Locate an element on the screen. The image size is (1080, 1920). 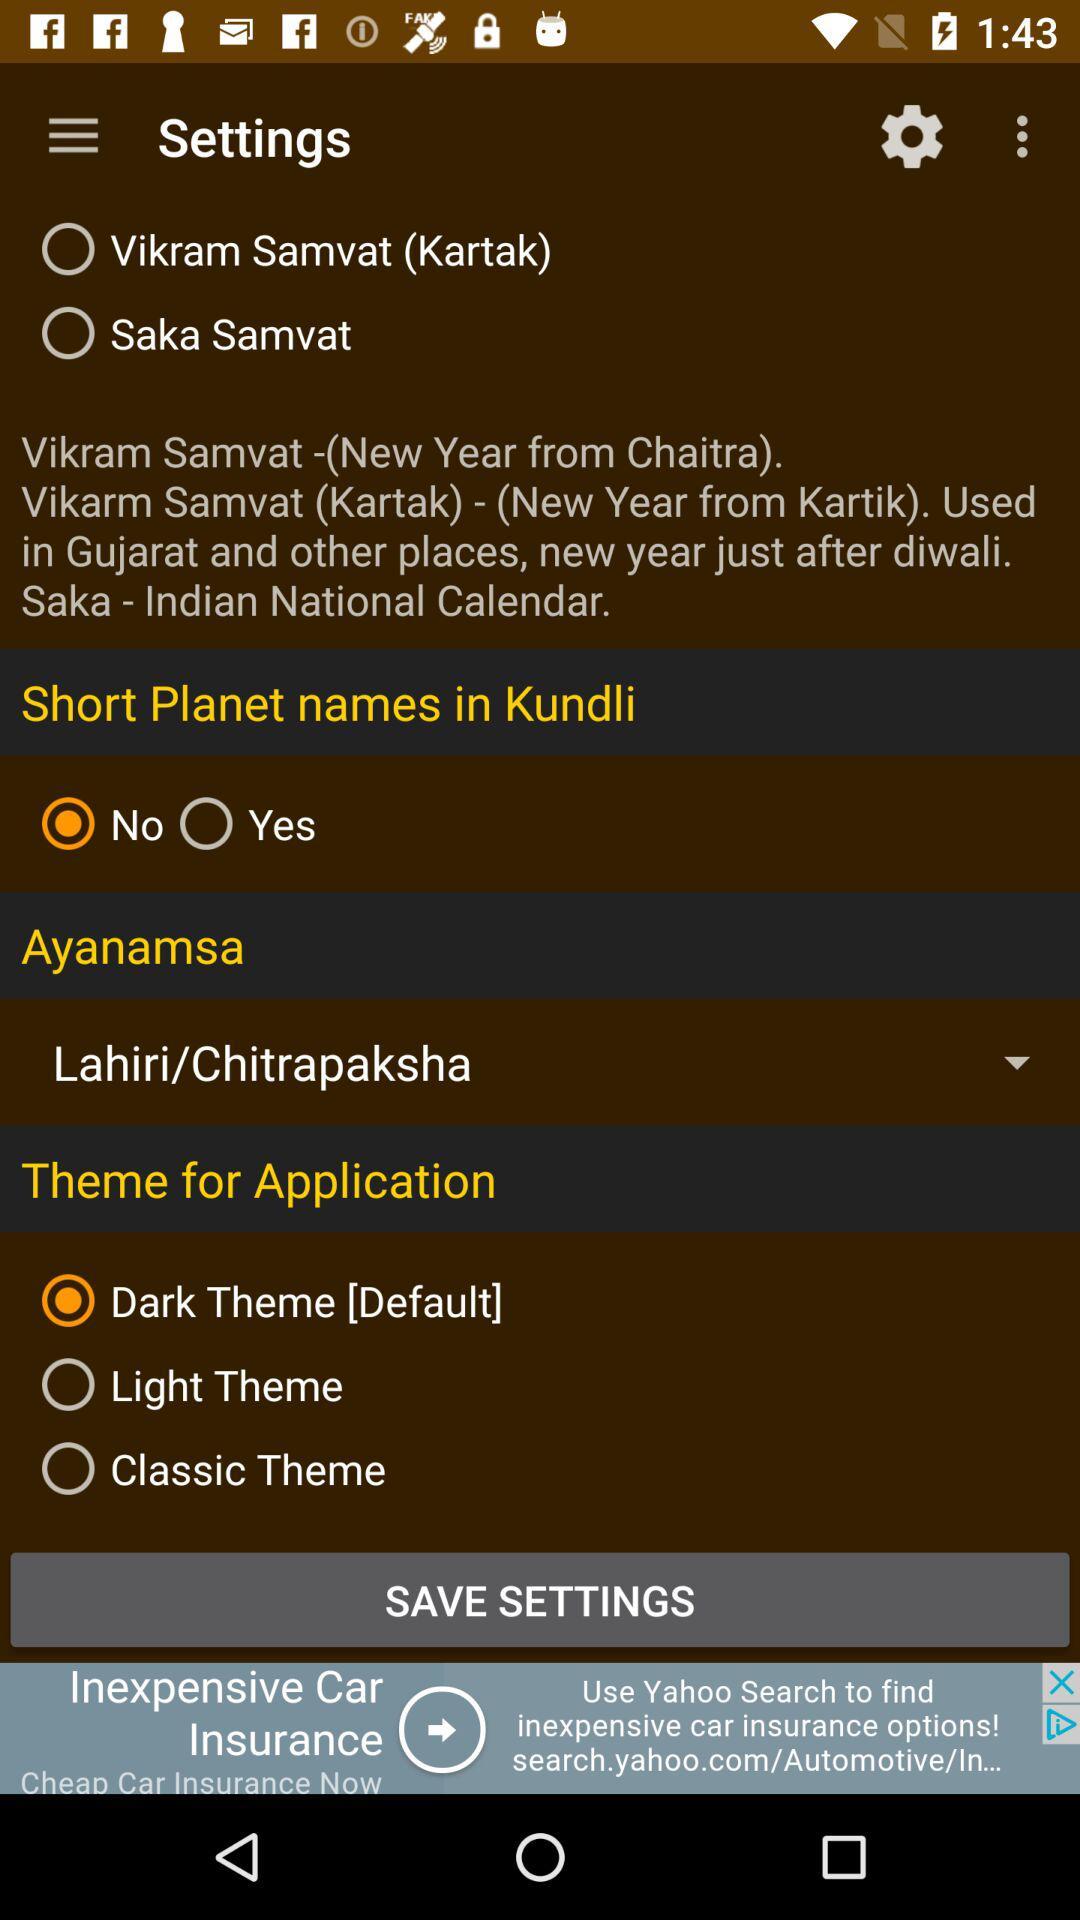
activate an advertisement is located at coordinates (540, 1727).